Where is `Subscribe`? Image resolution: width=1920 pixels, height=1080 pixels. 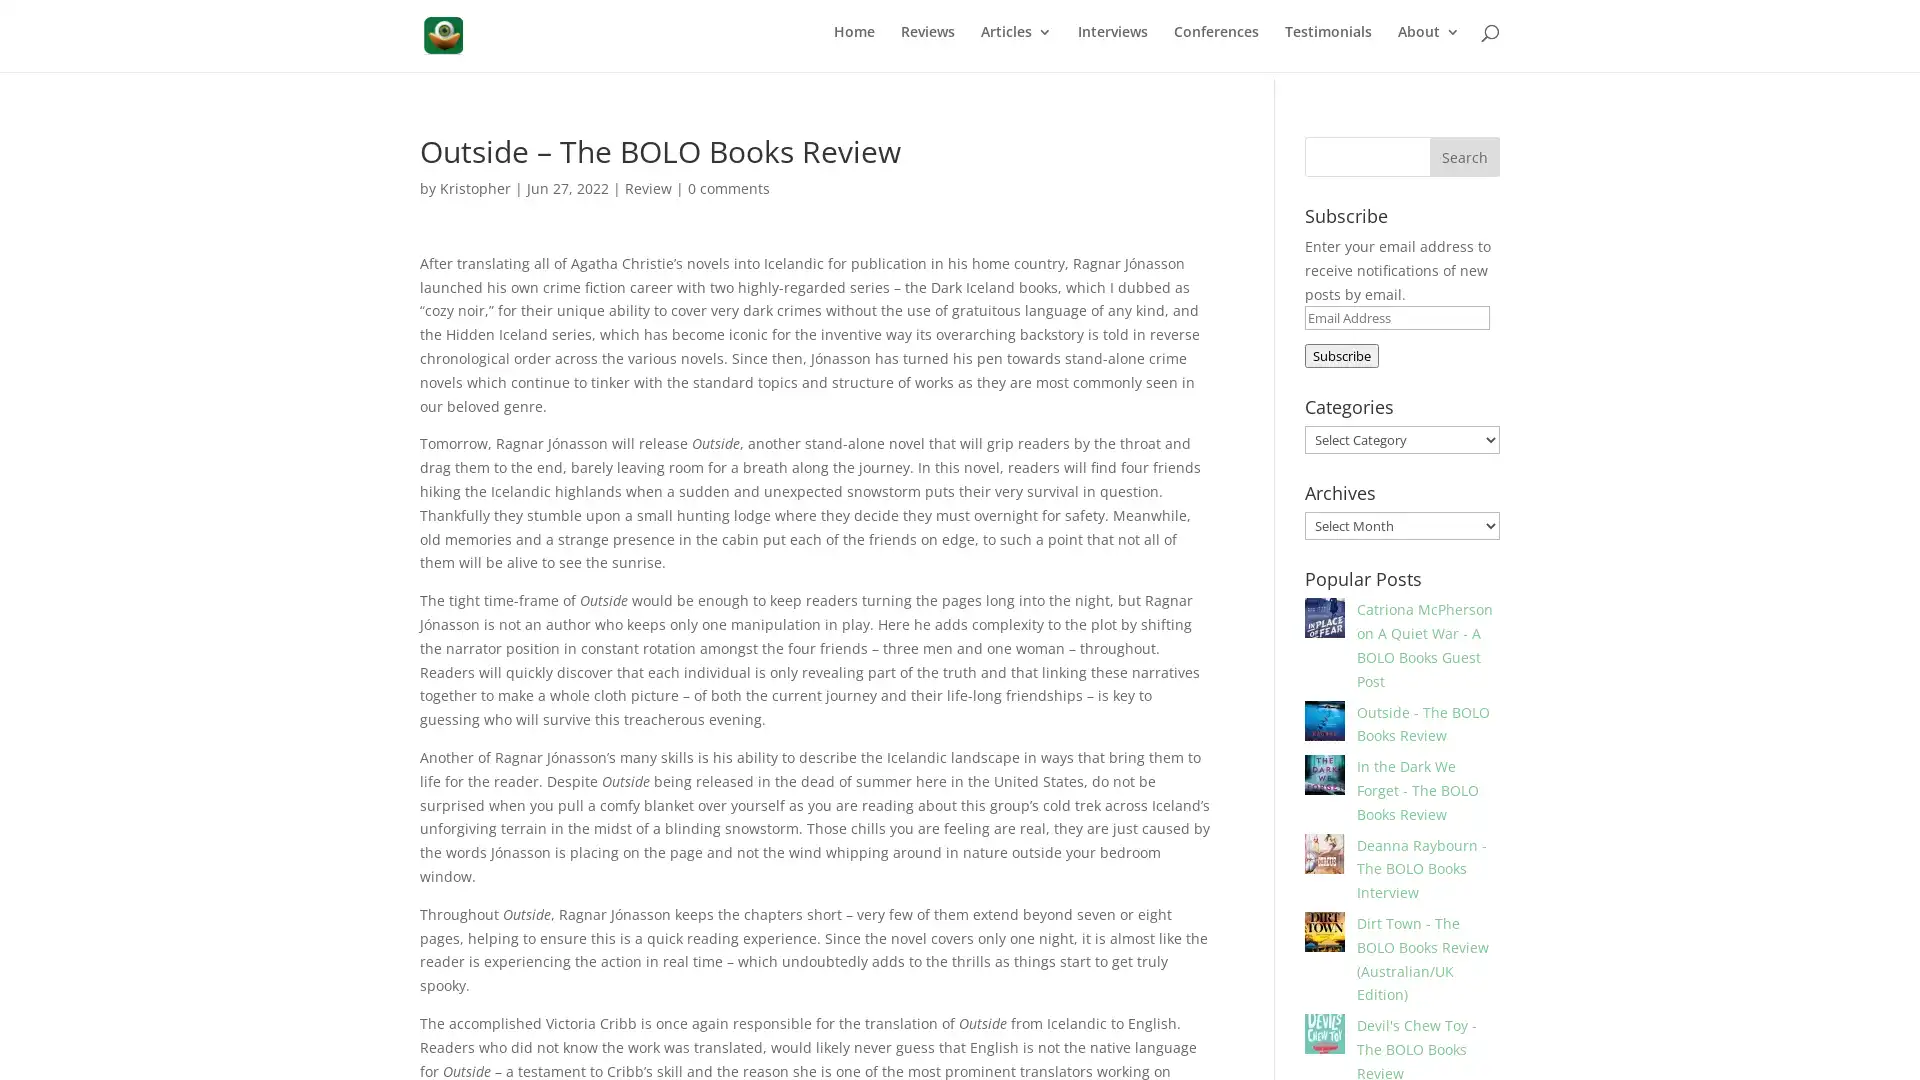 Subscribe is located at coordinates (1340, 350).